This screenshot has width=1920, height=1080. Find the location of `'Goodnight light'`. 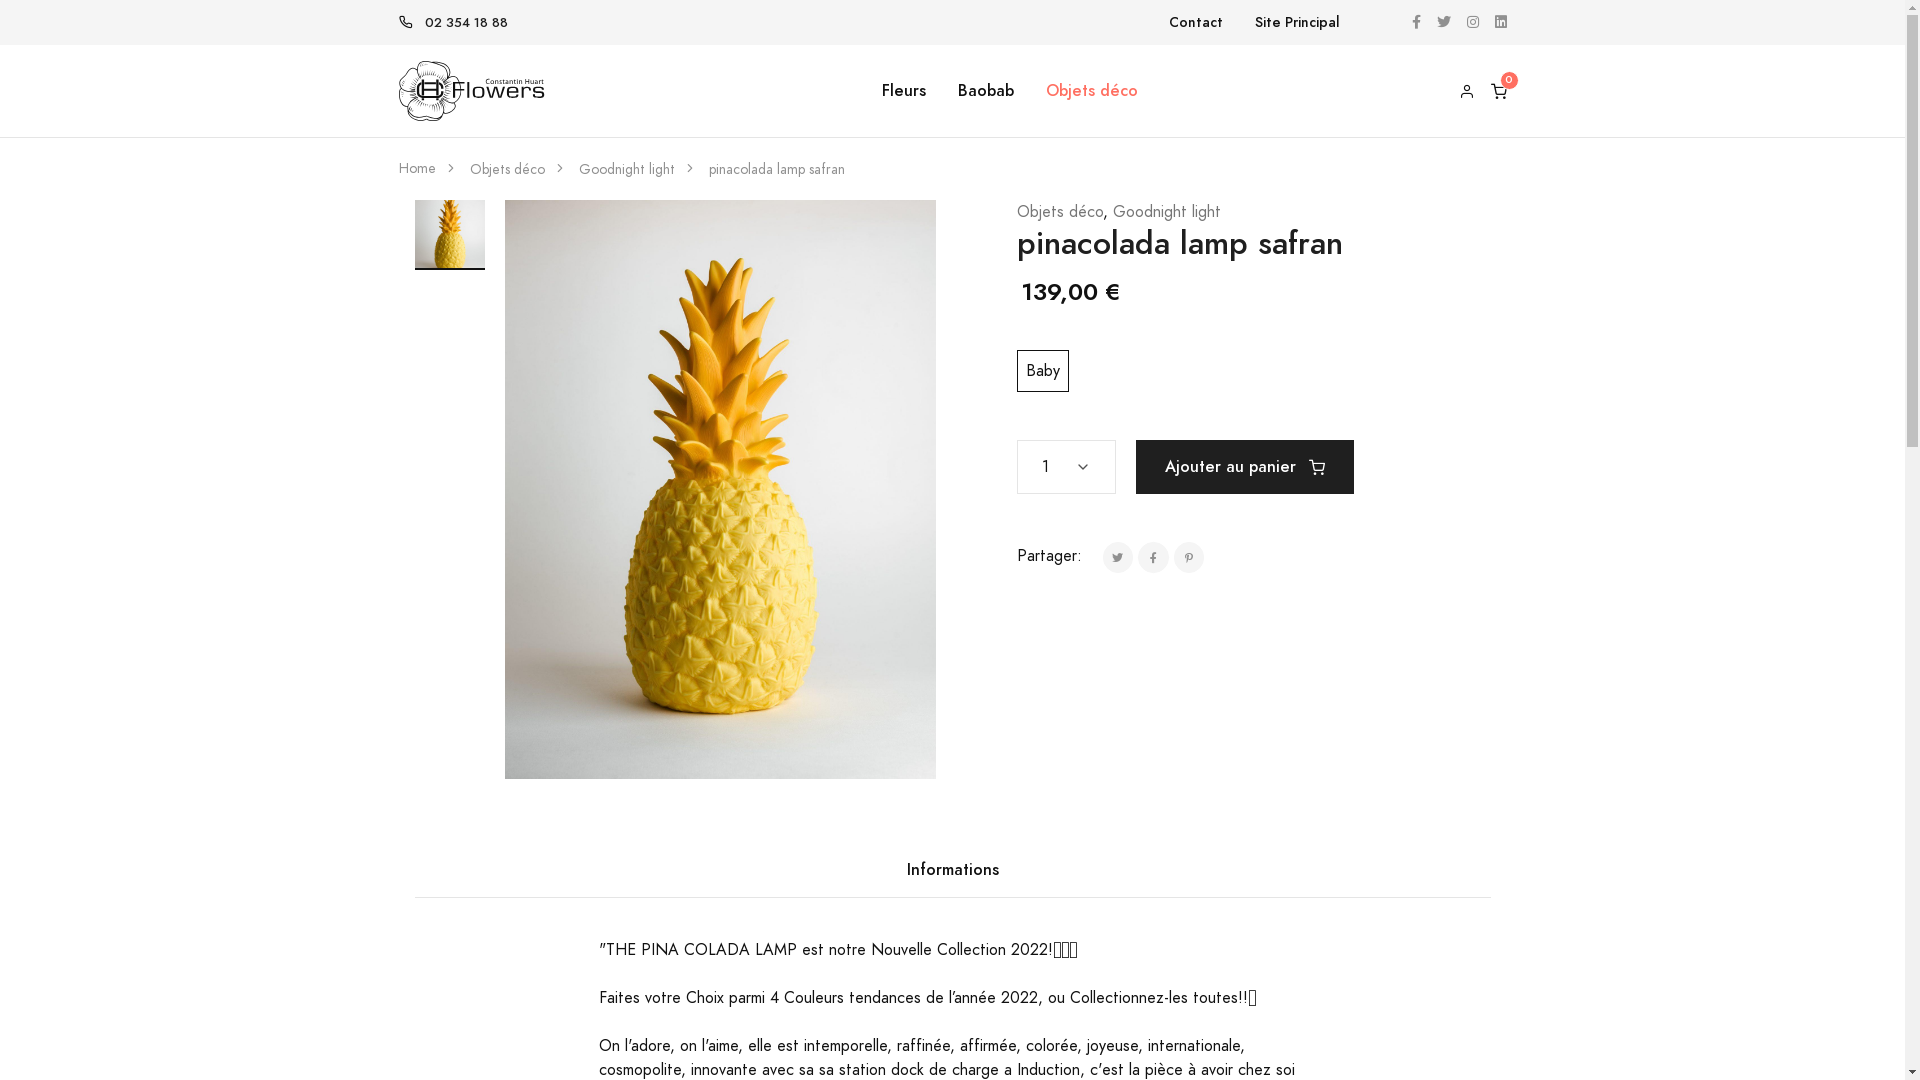

'Goodnight light' is located at coordinates (1166, 212).